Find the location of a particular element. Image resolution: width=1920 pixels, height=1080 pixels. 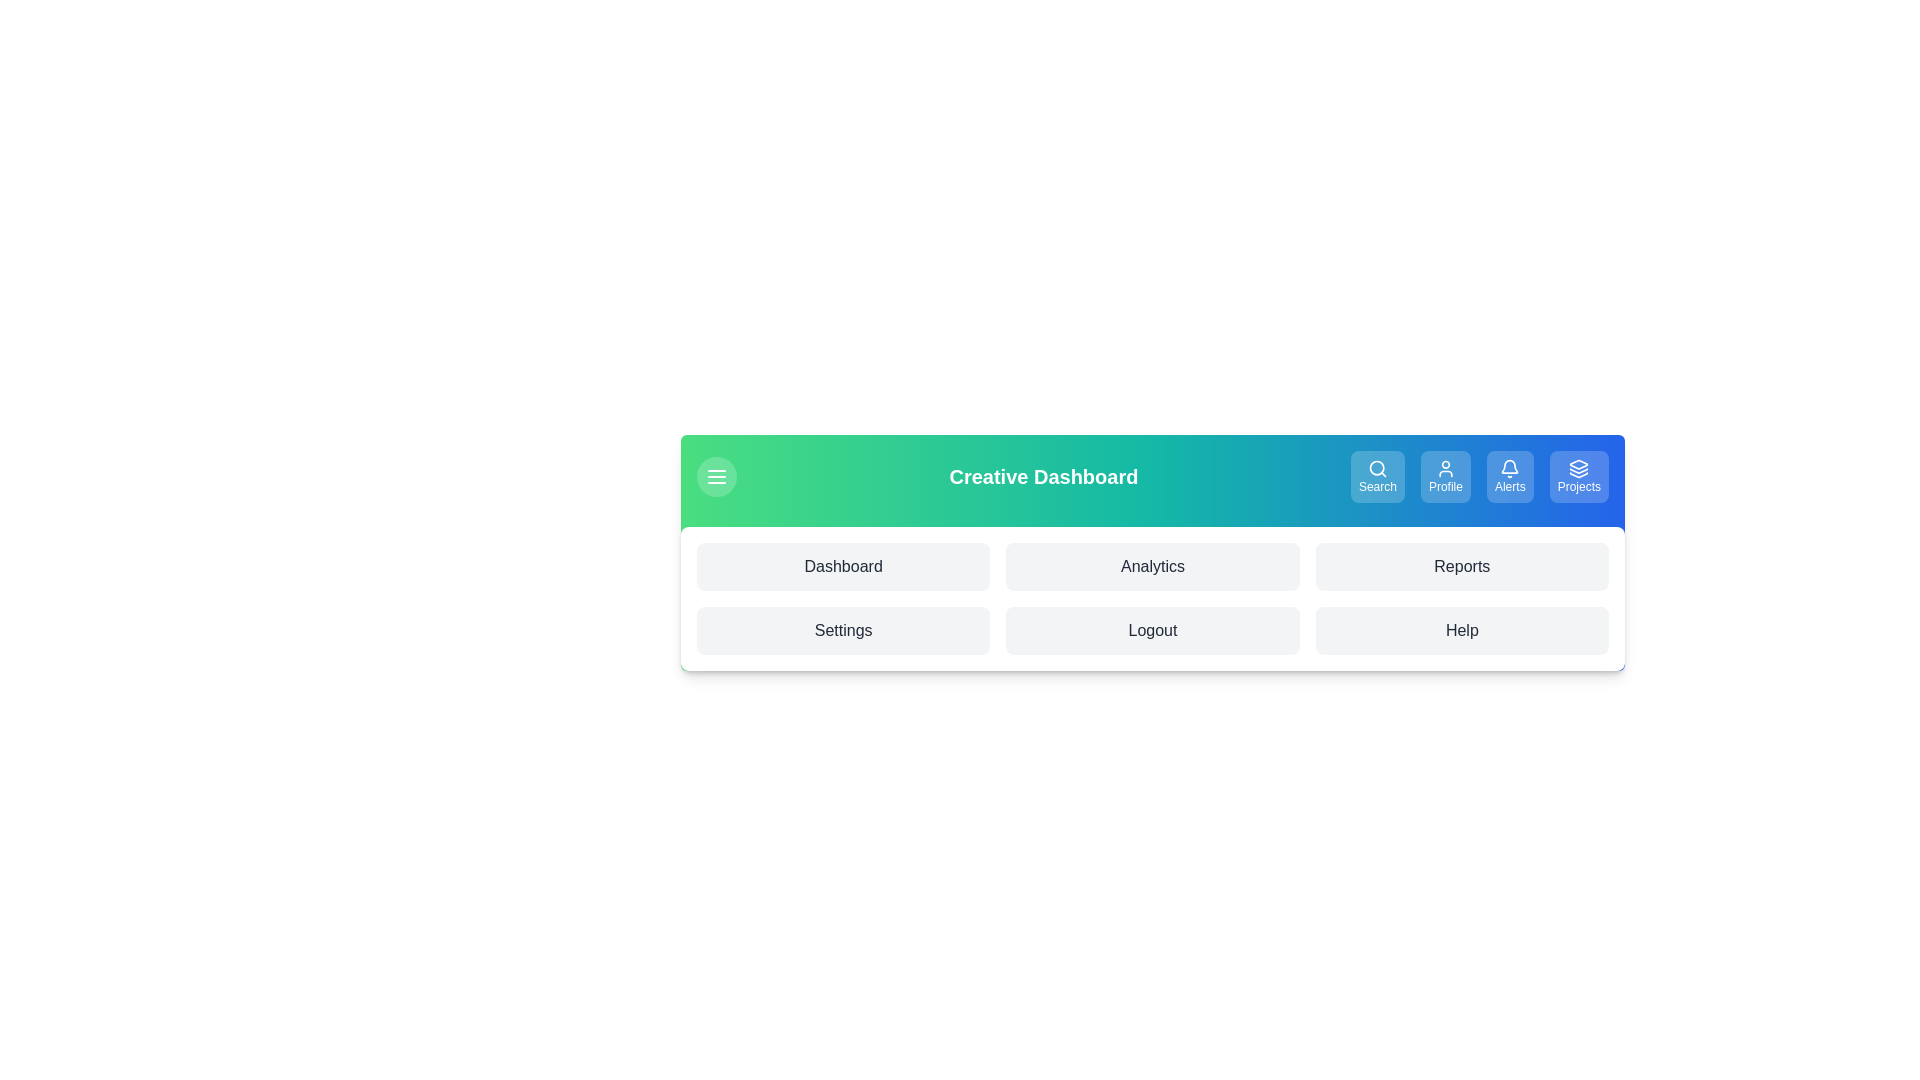

the button labeled Search to view its hover effect is located at coordinates (1376, 477).